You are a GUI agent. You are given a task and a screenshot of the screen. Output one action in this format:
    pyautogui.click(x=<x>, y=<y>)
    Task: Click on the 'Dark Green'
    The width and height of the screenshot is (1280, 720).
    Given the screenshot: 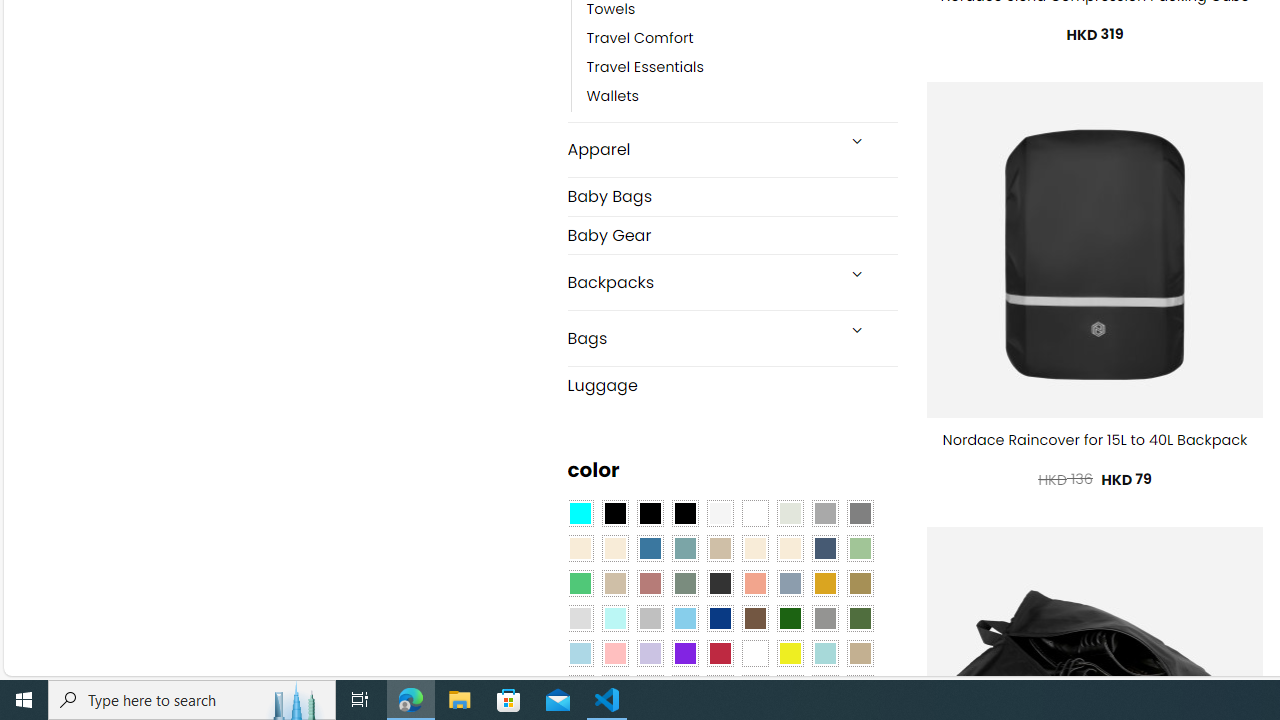 What is the action you would take?
    pyautogui.click(x=788, y=618)
    